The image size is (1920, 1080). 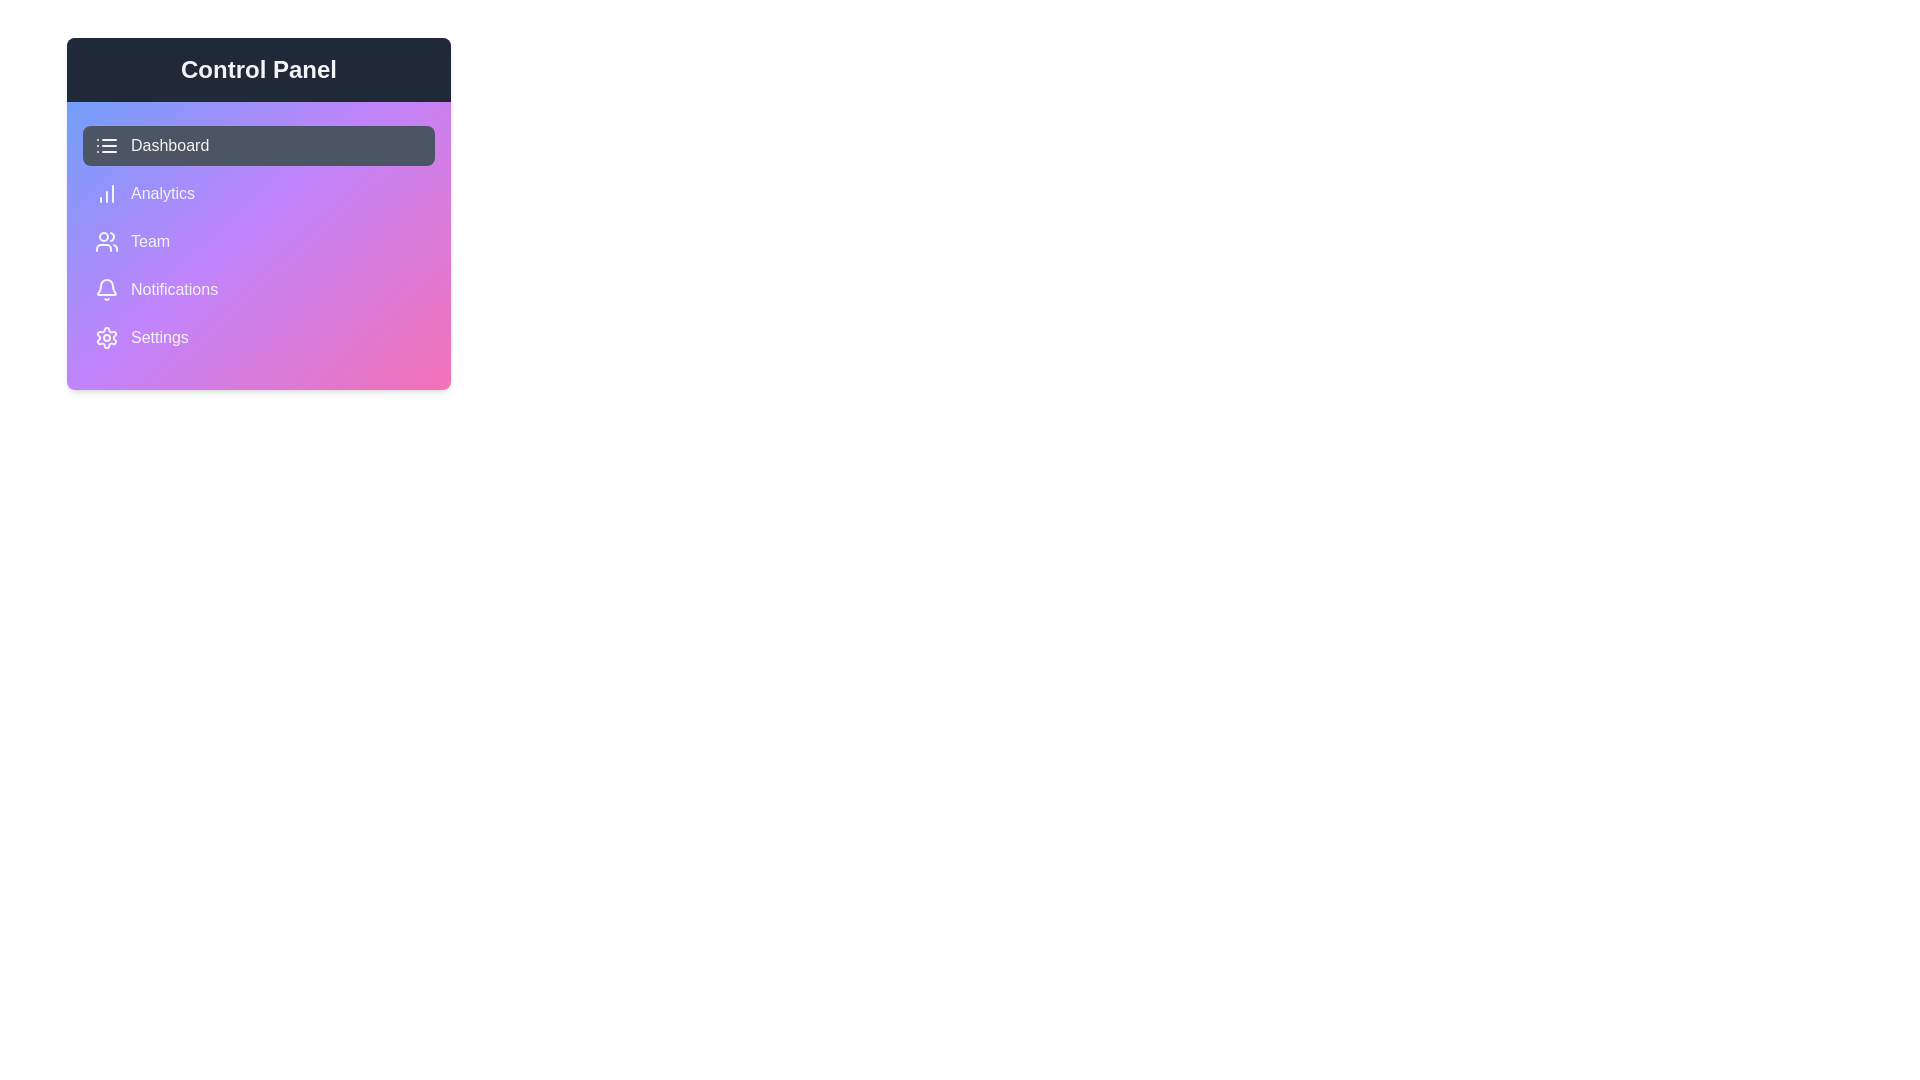 I want to click on the 'Team' menu item icon located to the left of the 'Team' text in the vertical navigation menu under the 'Control Panel', so click(x=105, y=241).